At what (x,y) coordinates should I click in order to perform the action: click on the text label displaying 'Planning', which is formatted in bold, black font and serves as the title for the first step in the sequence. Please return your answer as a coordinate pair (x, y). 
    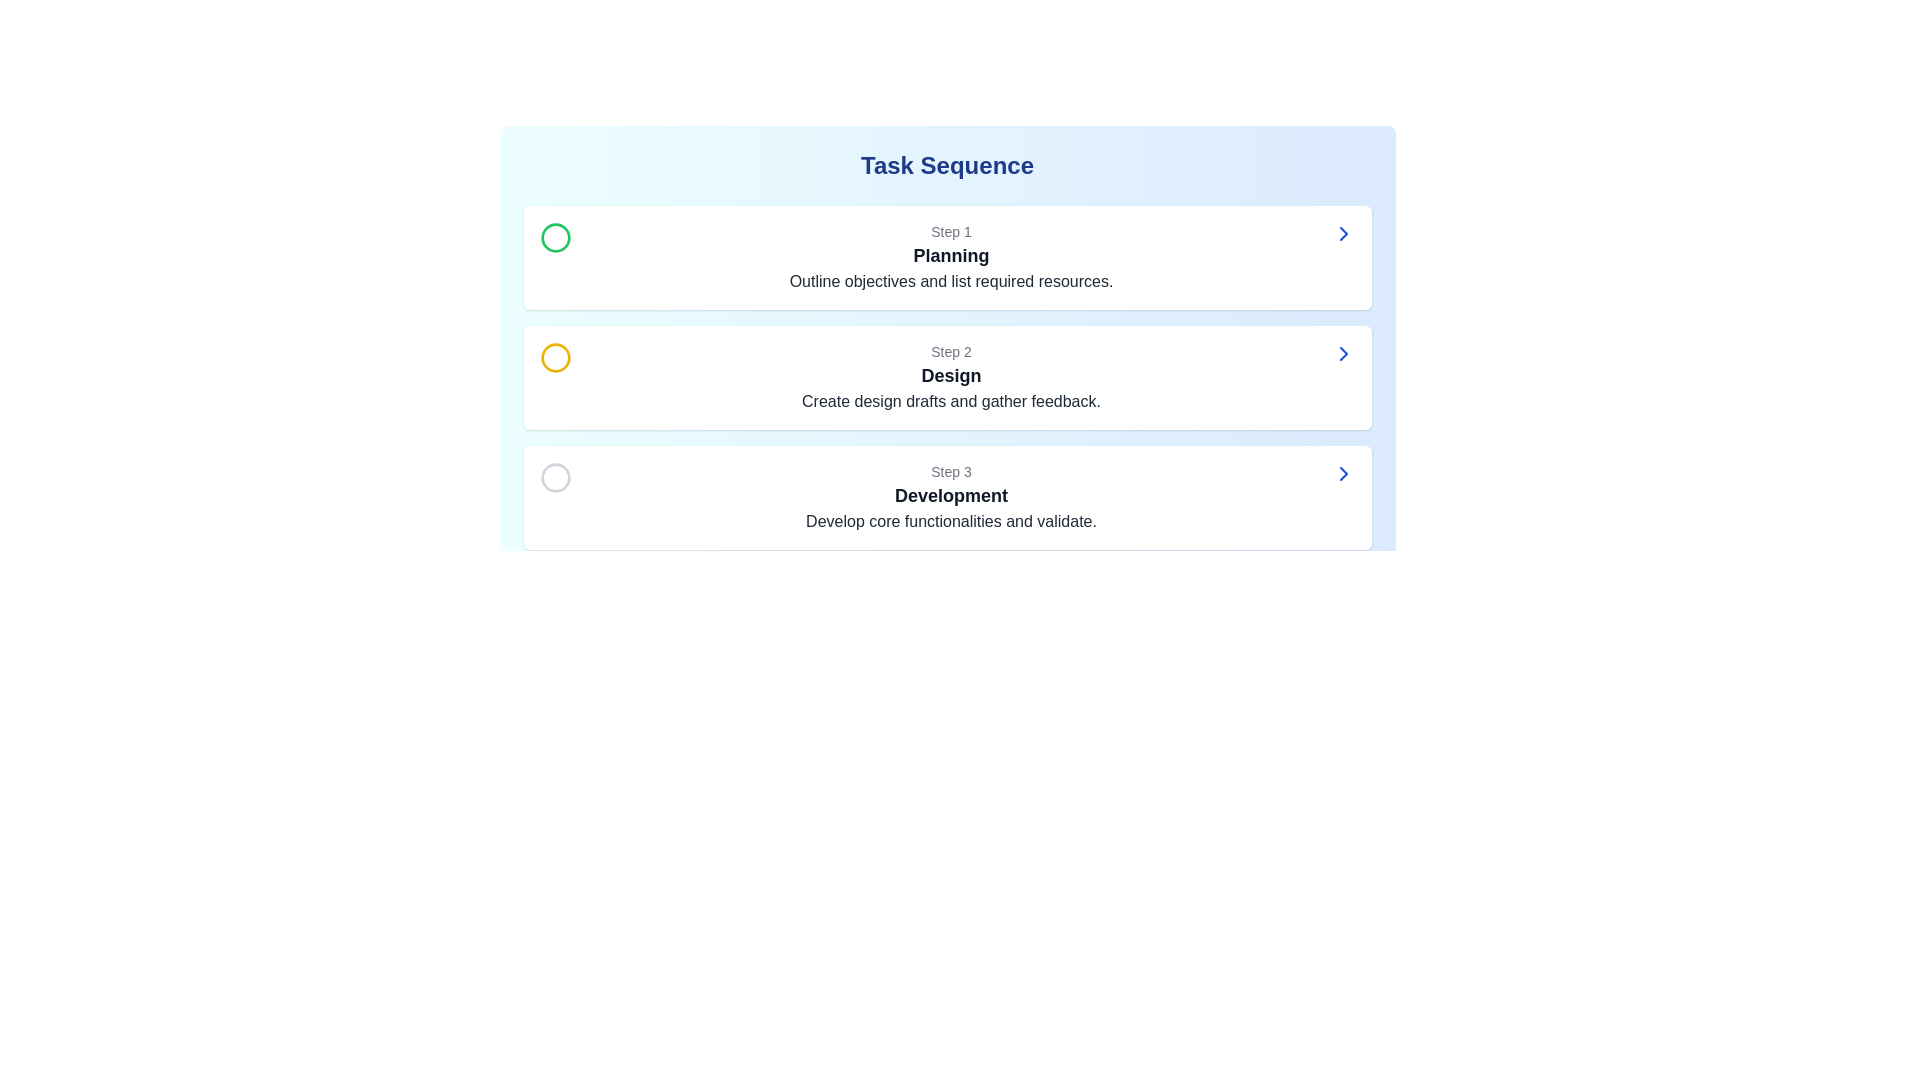
    Looking at the image, I should click on (950, 254).